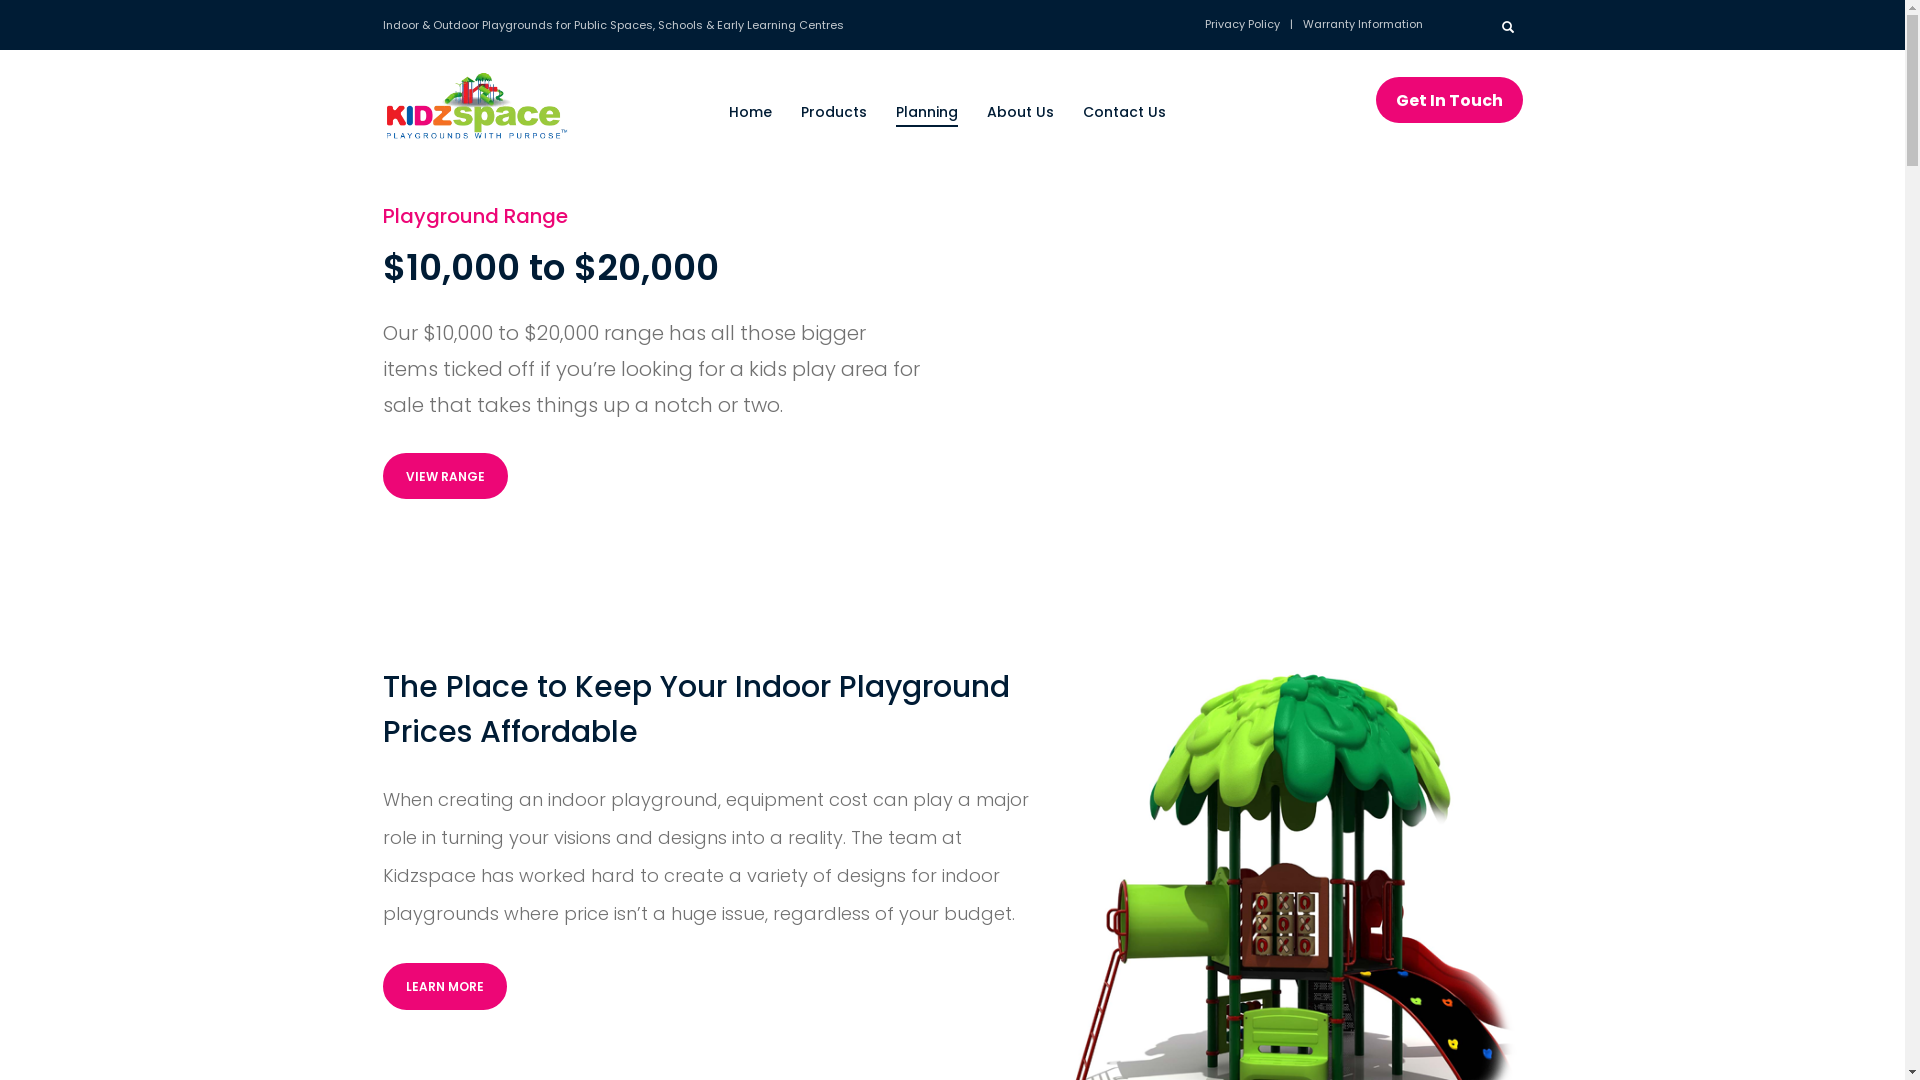  I want to click on 'Get In Touch', so click(1449, 100).